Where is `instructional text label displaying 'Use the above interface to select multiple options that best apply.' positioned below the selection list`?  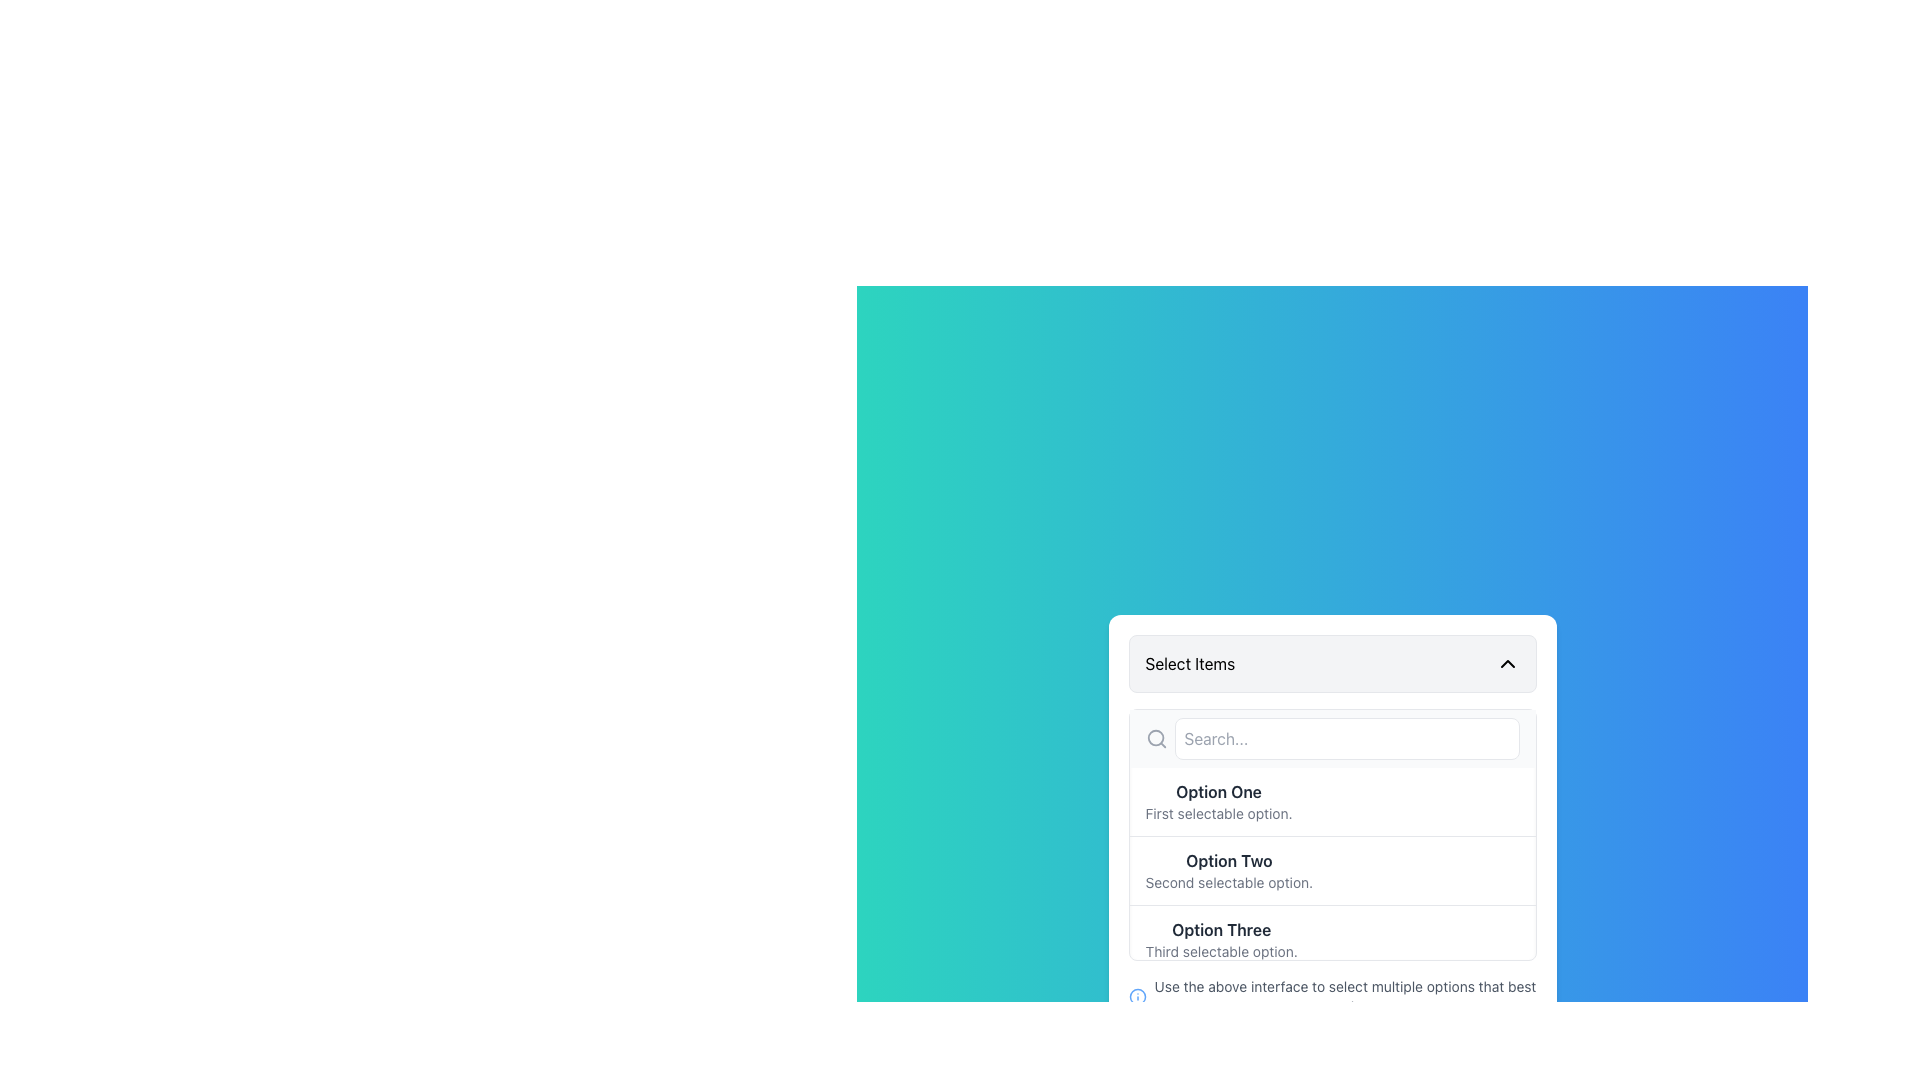
instructional text label displaying 'Use the above interface to select multiple options that best apply.' positioned below the selection list is located at coordinates (1345, 996).